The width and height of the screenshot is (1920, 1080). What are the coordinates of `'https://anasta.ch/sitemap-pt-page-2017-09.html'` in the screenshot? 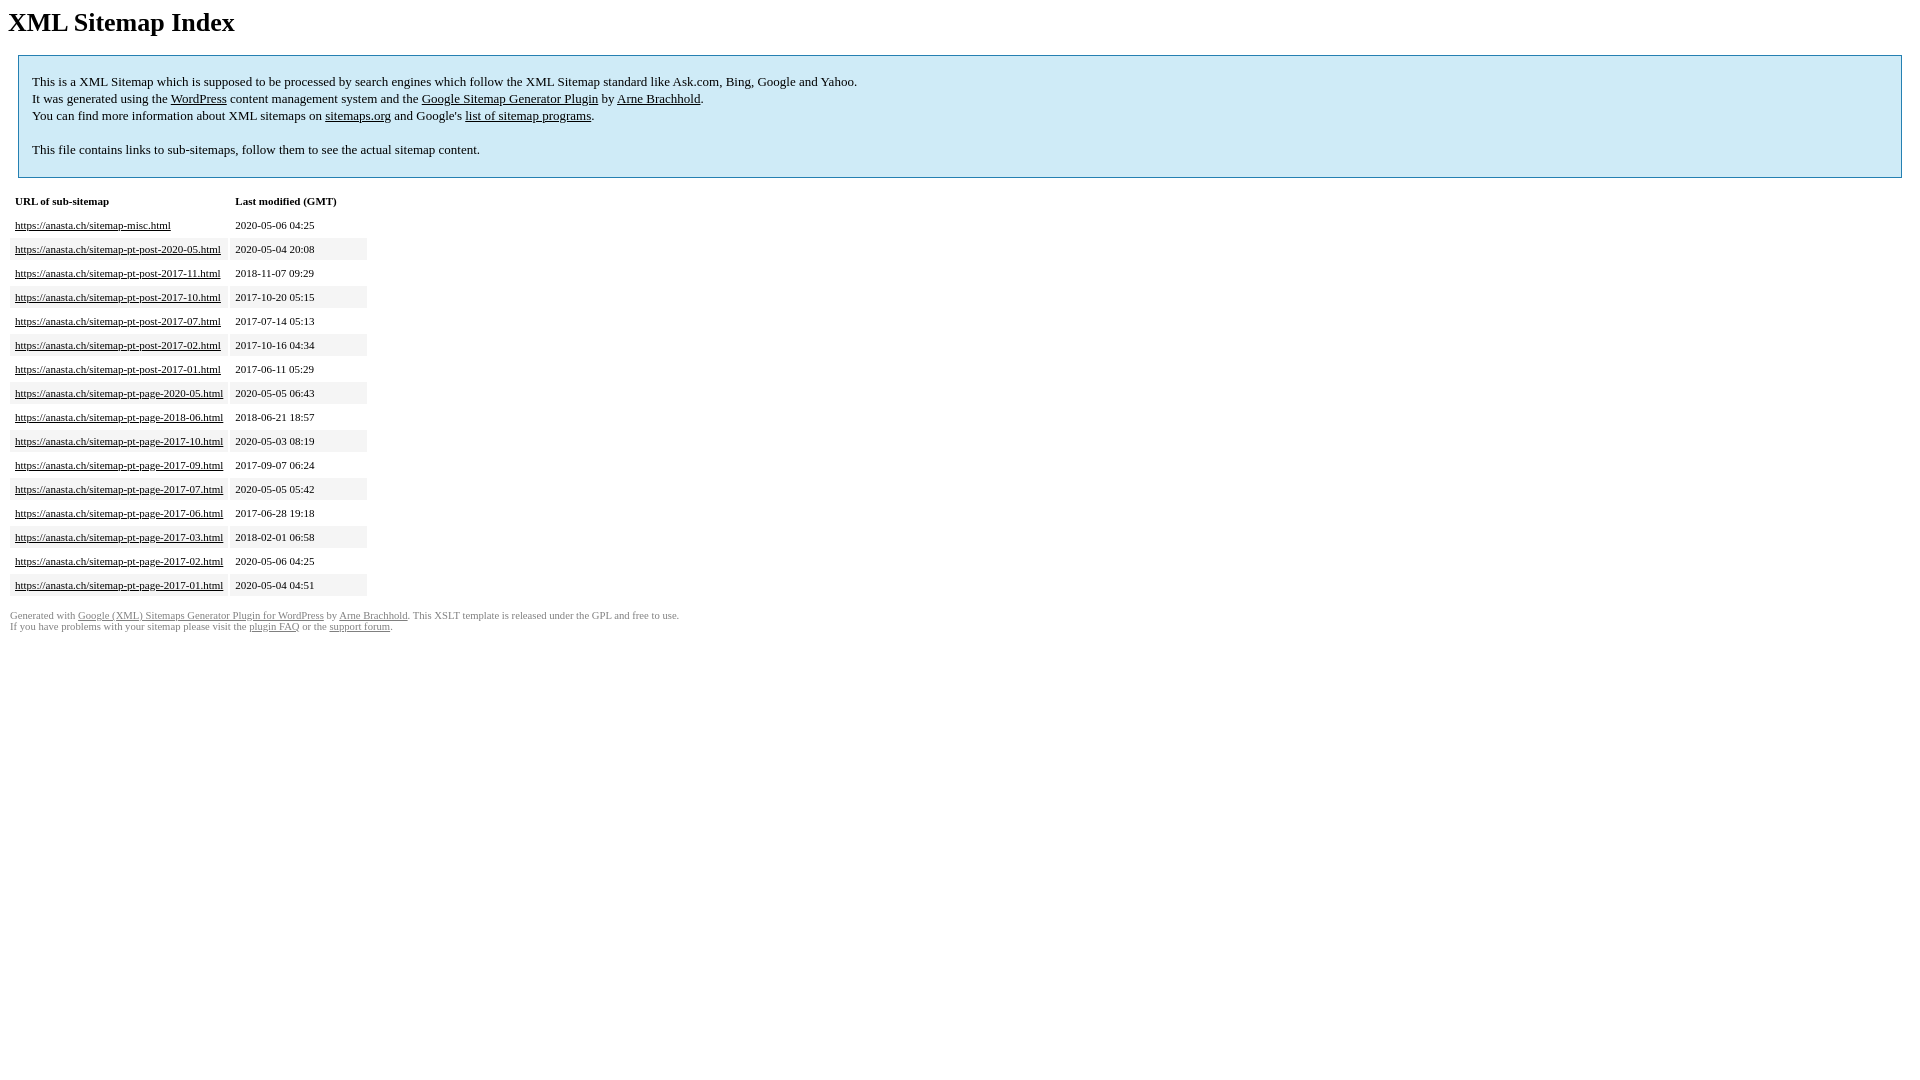 It's located at (14, 465).